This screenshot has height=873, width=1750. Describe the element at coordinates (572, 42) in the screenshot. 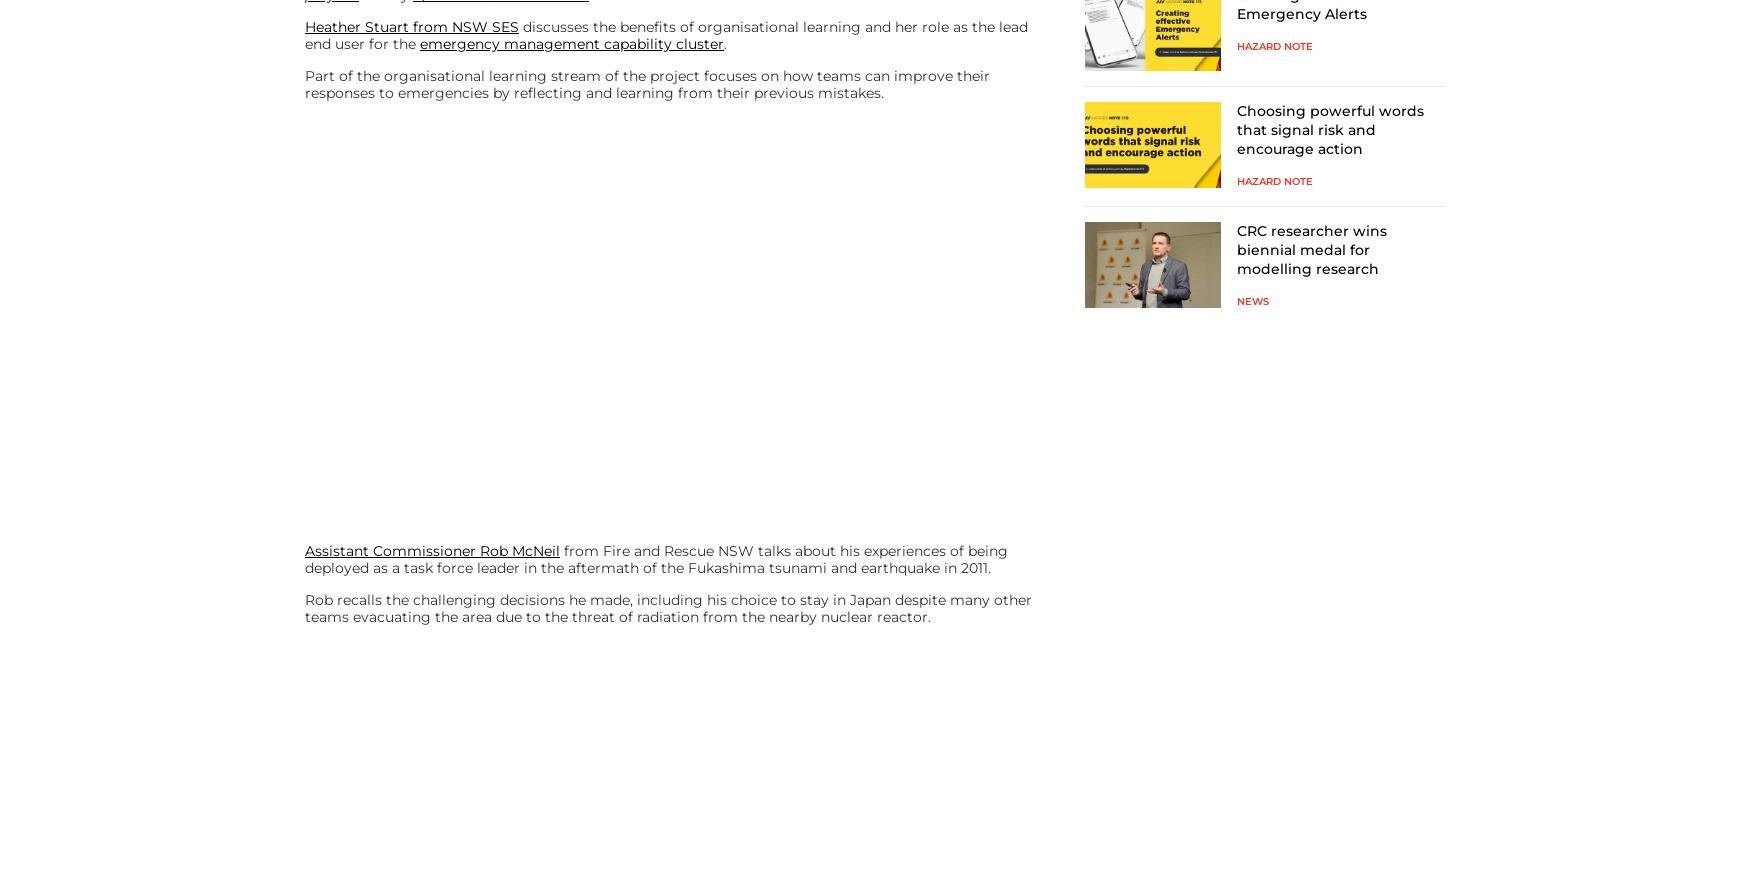

I see `'emergency management capability cluster'` at that location.